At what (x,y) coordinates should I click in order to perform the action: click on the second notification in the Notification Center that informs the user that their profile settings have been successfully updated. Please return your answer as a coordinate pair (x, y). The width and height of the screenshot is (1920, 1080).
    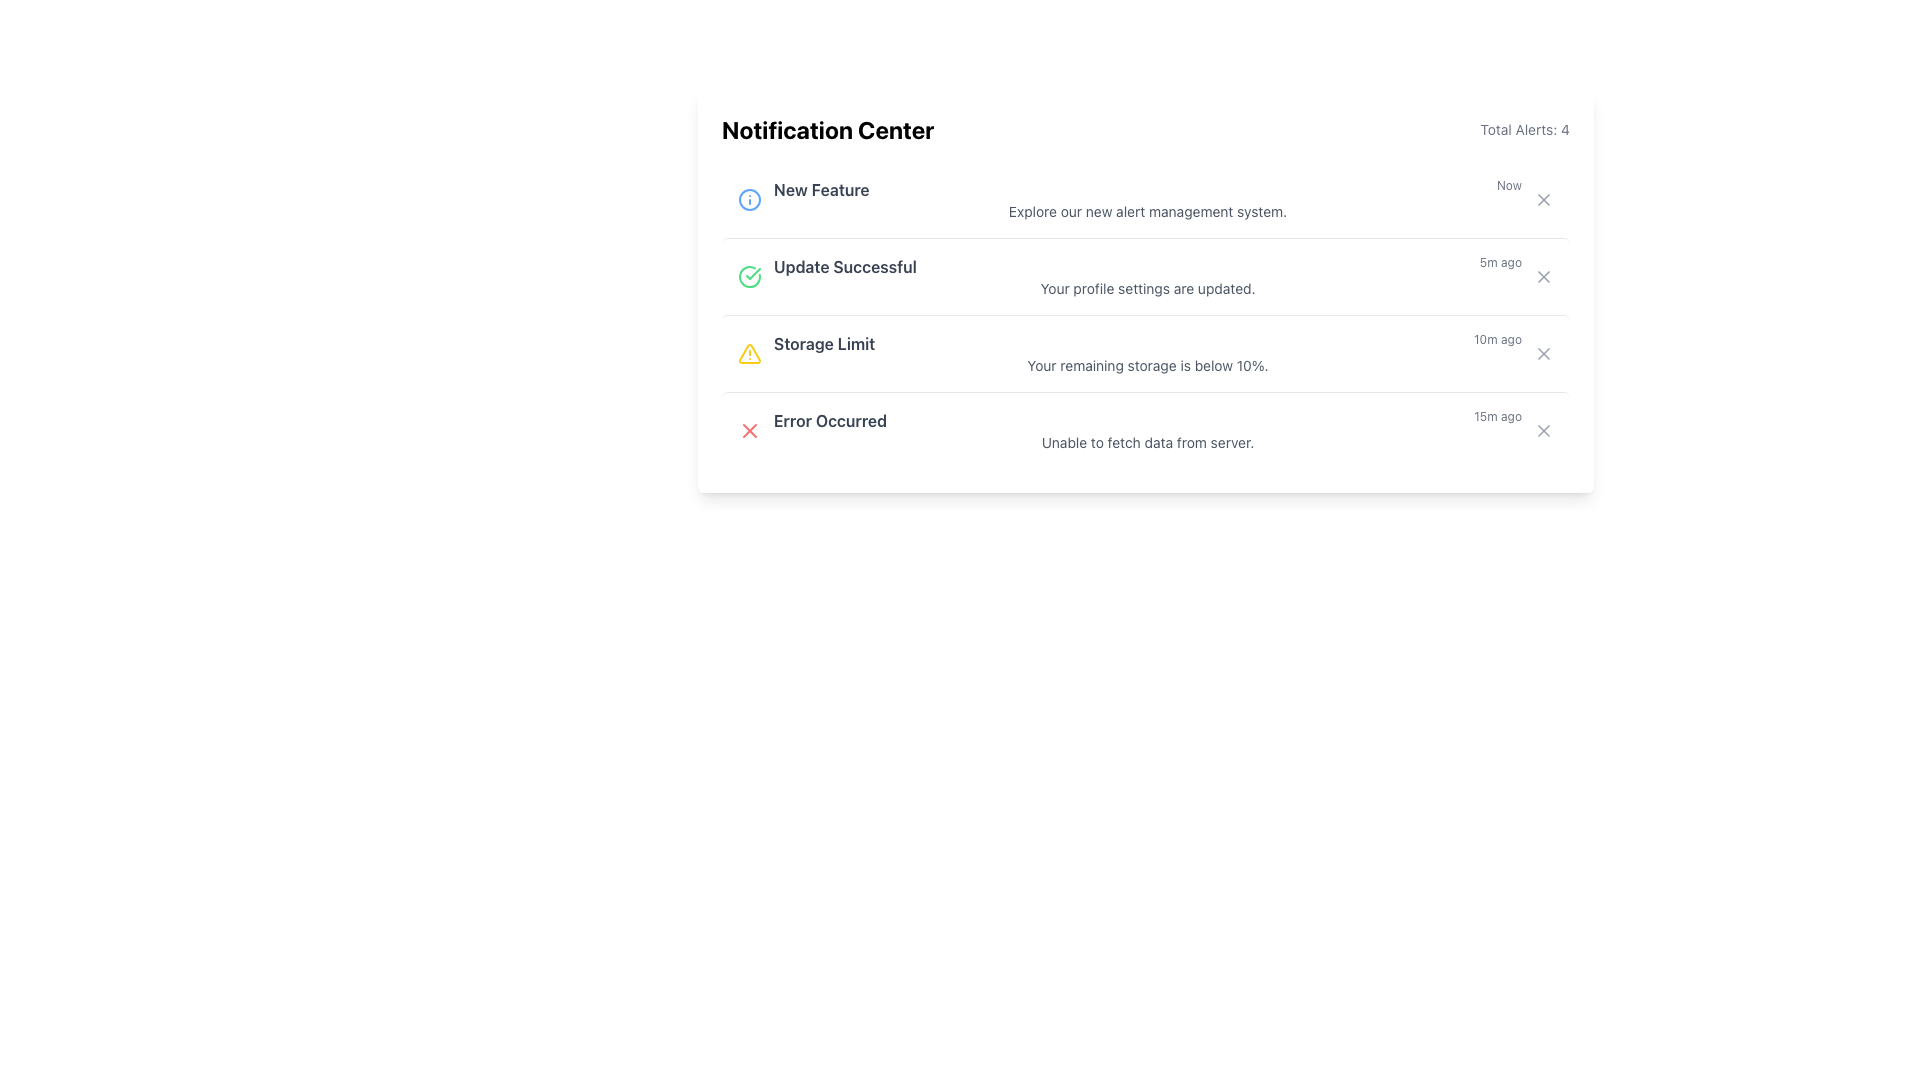
    Looking at the image, I should click on (1147, 277).